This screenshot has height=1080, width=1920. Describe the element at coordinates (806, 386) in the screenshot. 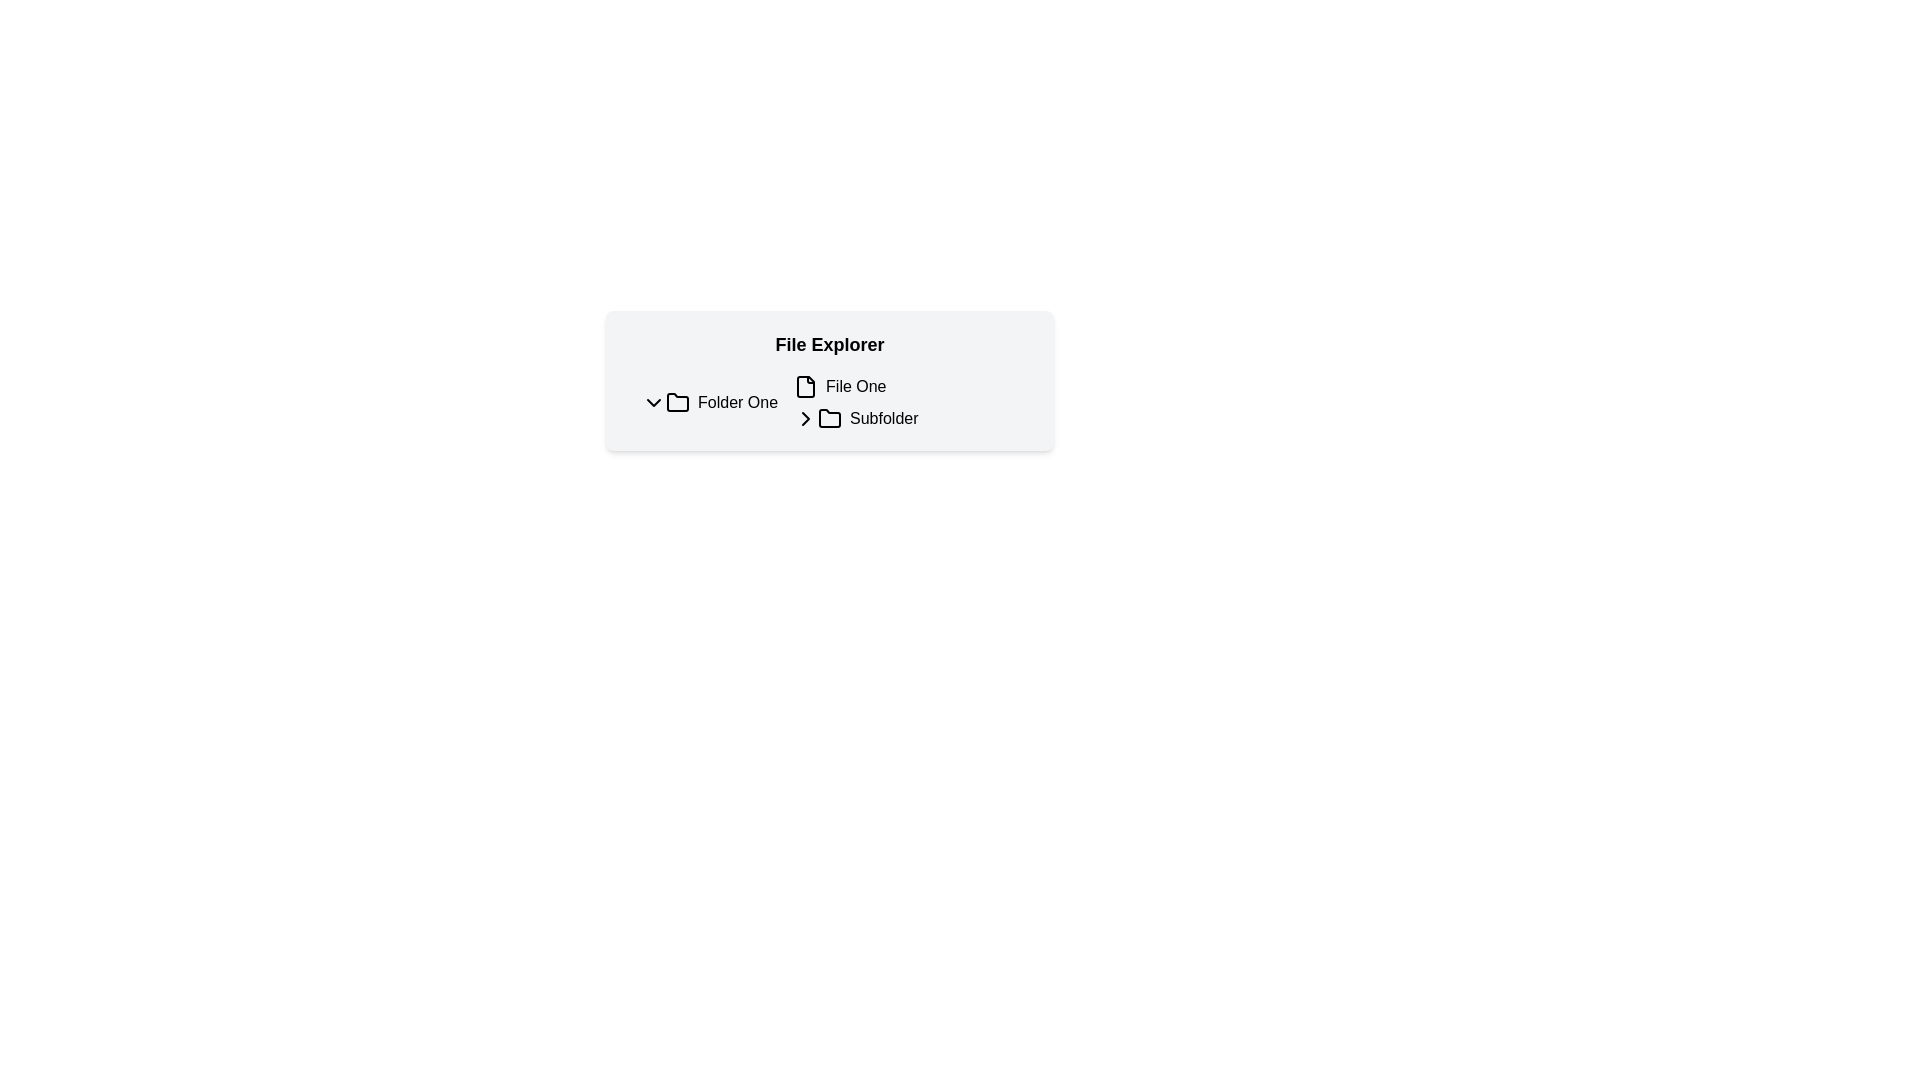

I see `the file icon that represents 'File One', which is positioned immediately before the text label in a horizontal row` at that location.